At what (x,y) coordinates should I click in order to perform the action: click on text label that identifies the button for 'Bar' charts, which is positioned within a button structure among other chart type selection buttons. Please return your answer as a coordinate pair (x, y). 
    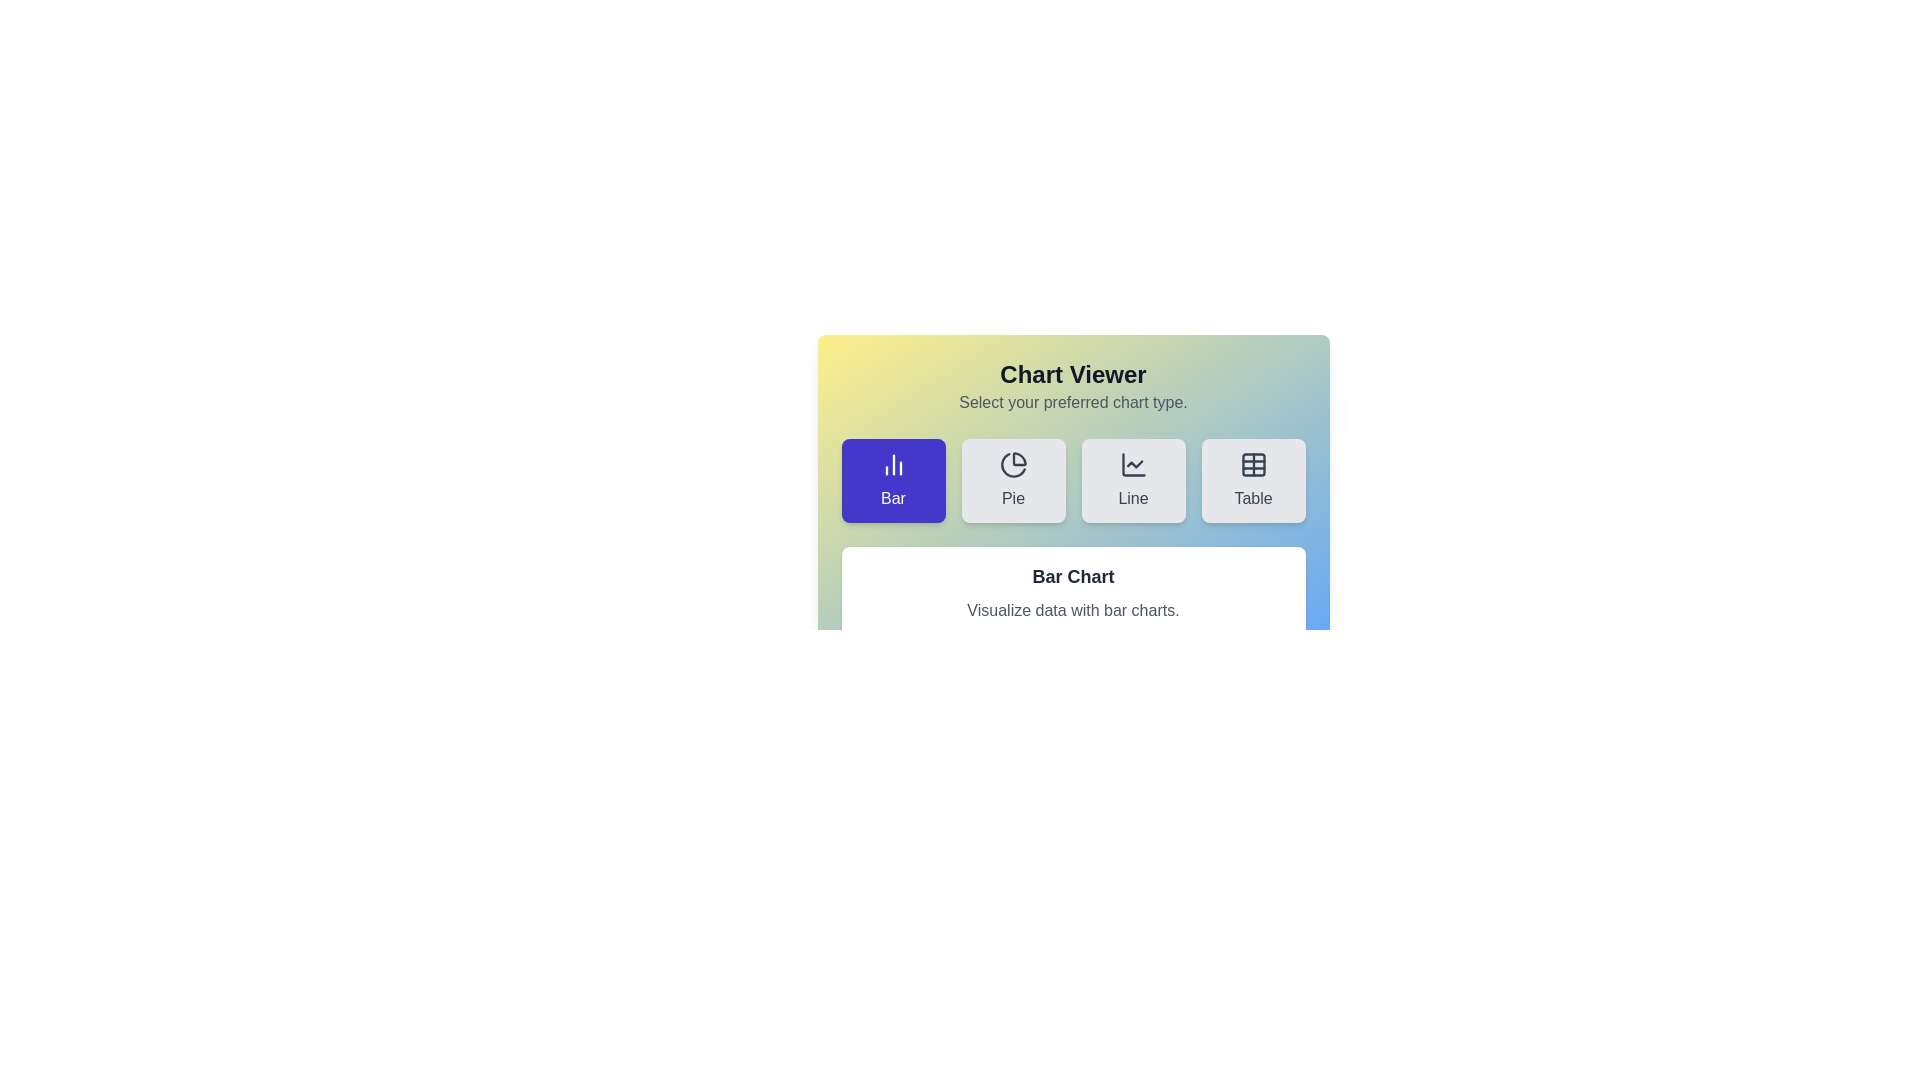
    Looking at the image, I should click on (892, 497).